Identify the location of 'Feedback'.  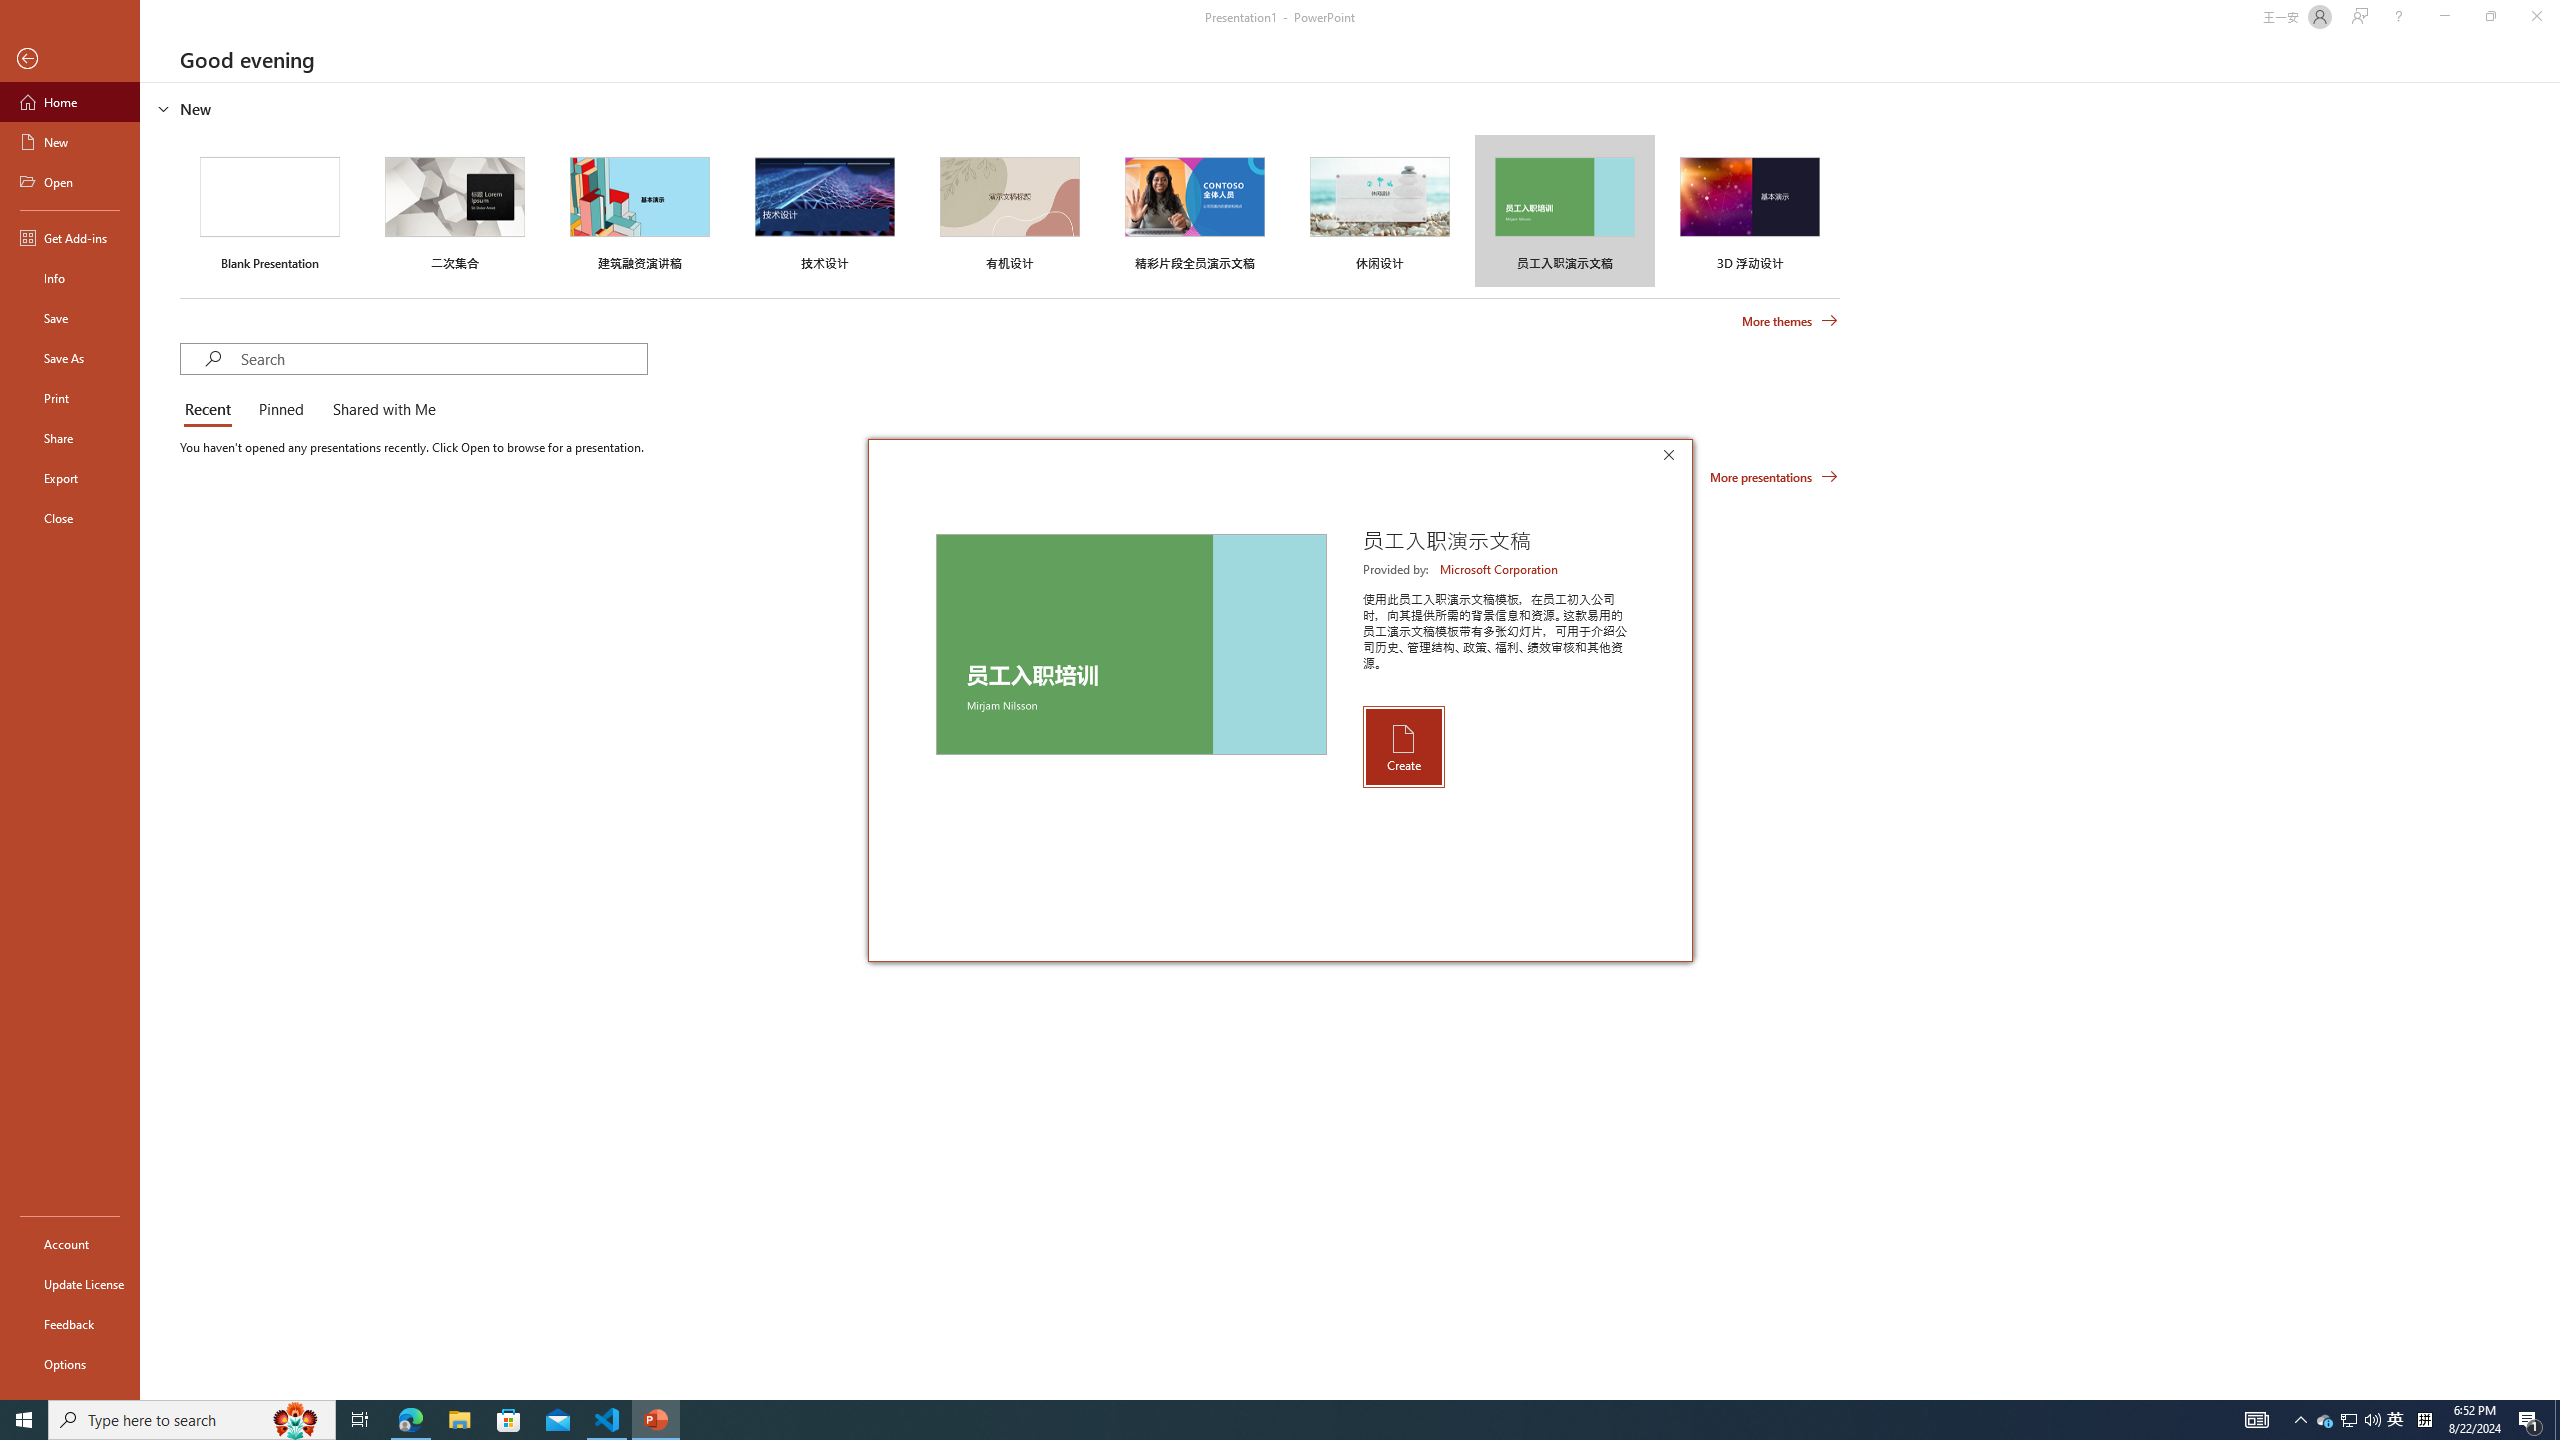
(69, 1324).